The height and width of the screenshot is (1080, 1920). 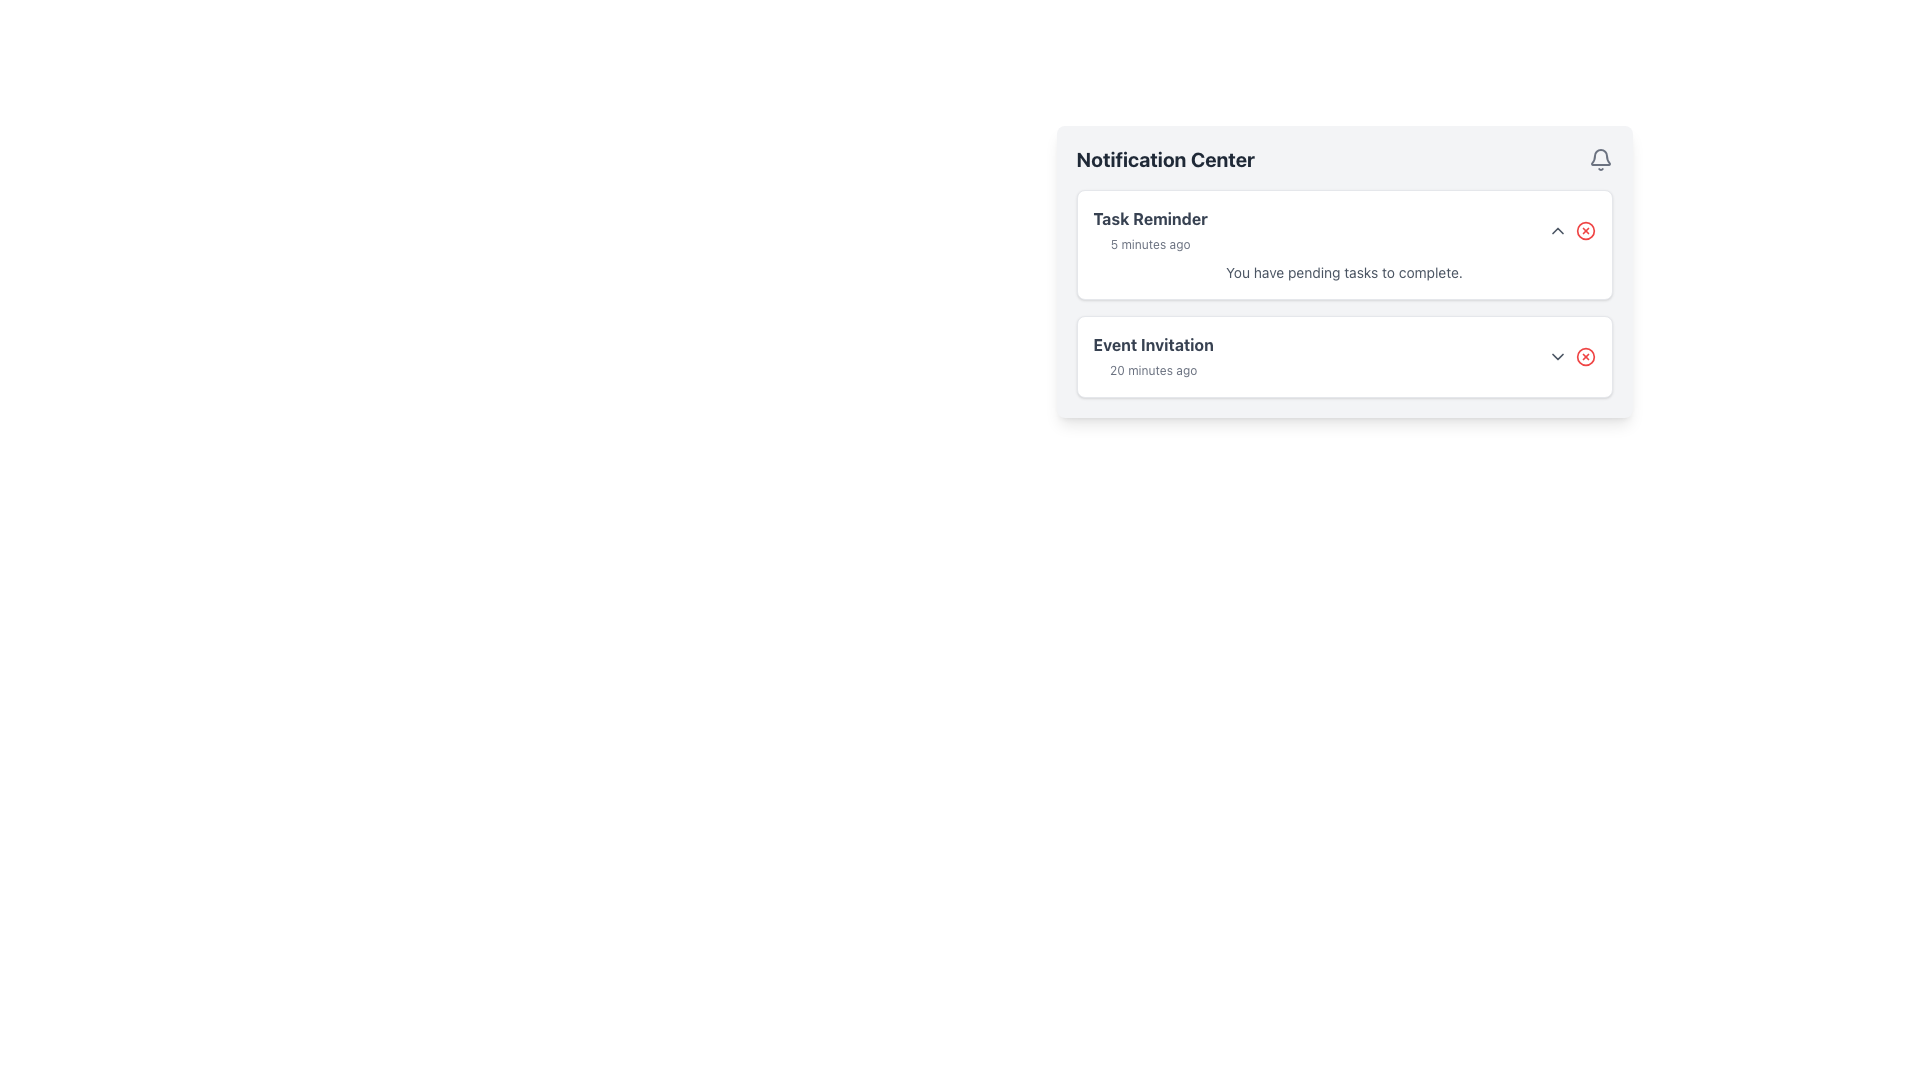 I want to click on the downward arrow icon button, so click(x=1556, y=356).